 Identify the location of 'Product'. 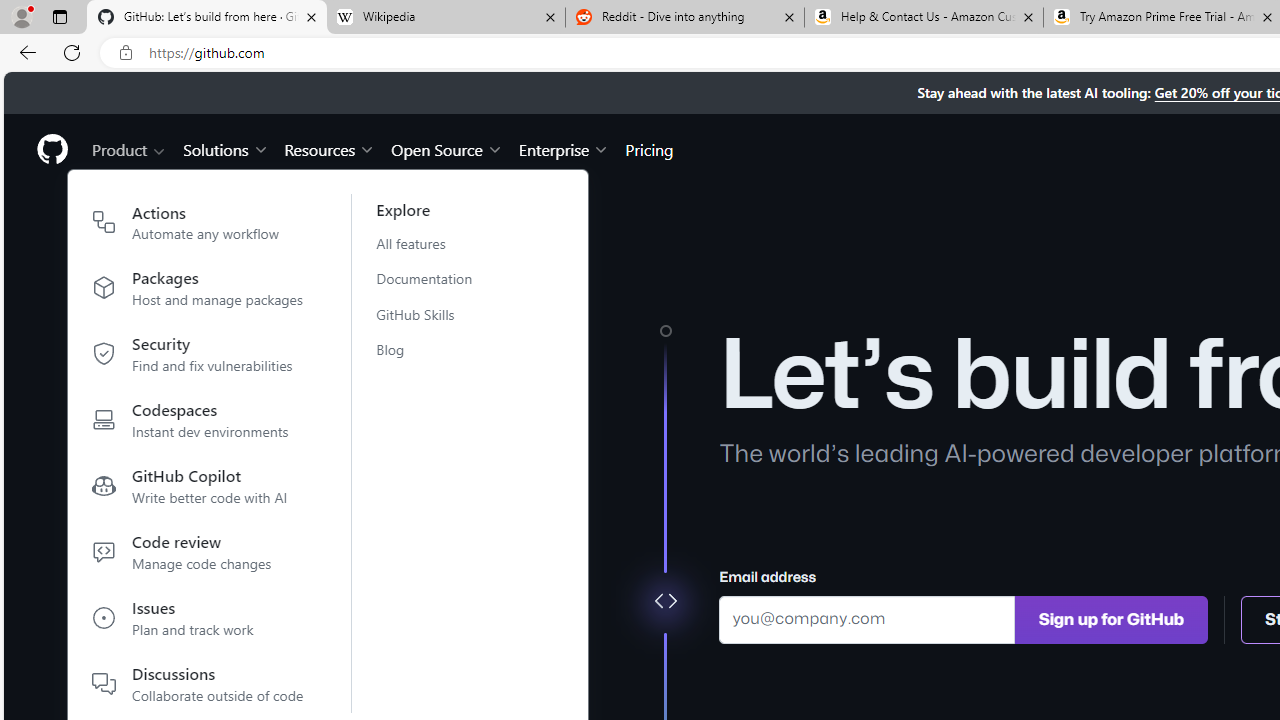
(129, 148).